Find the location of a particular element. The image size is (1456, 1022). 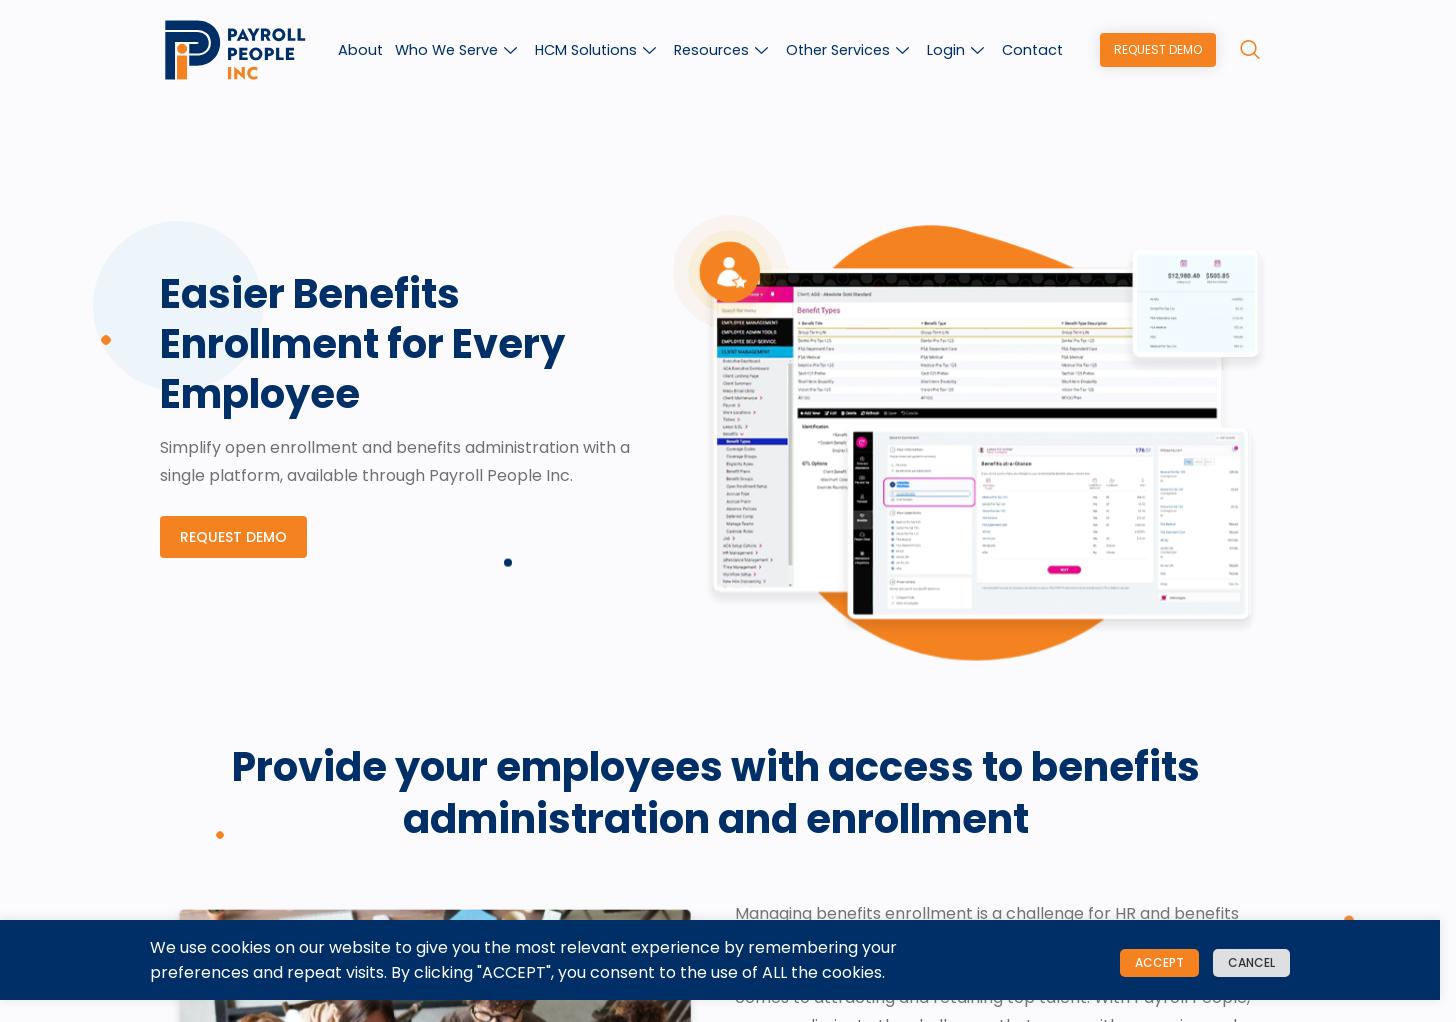

'The single-source technology platform enables you to accurately pay your team quickly and efficiently.' is located at coordinates (751, 414).